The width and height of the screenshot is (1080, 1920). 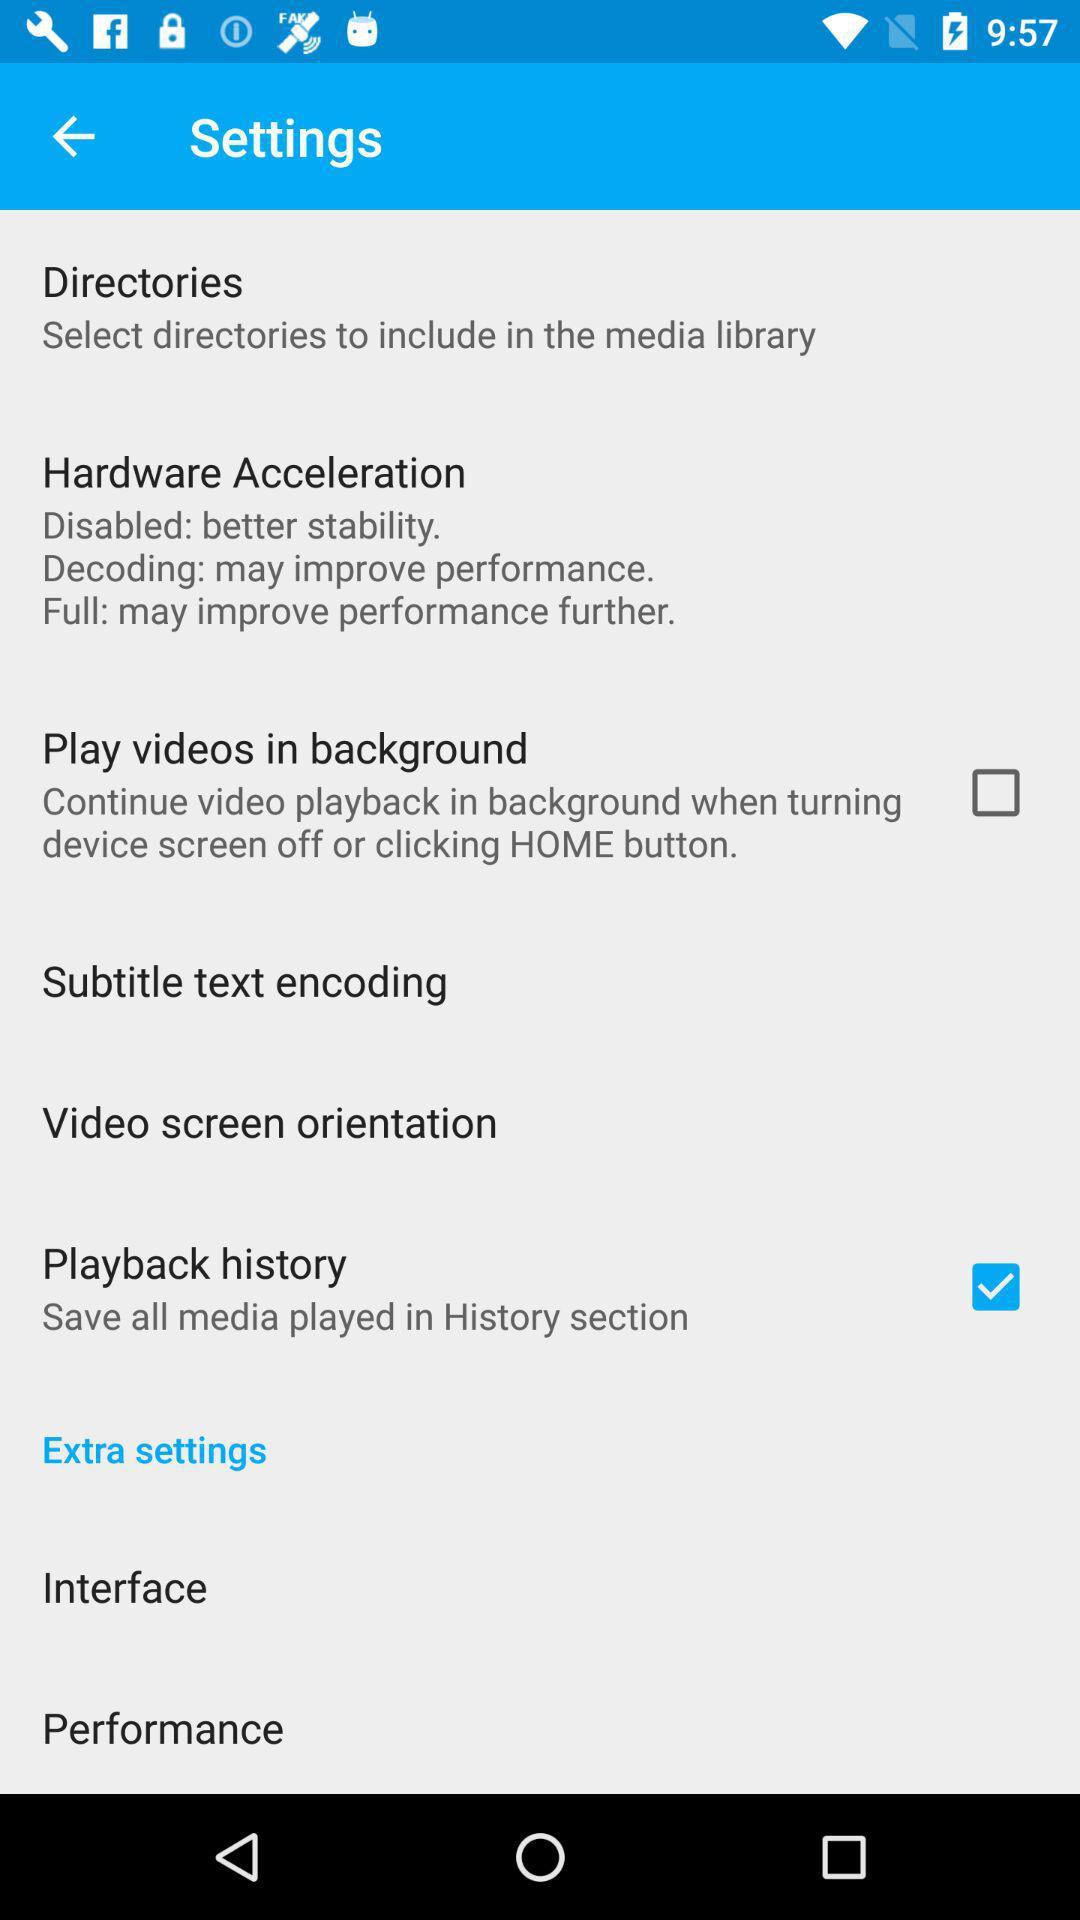 I want to click on the item above the interface item, so click(x=540, y=1427).